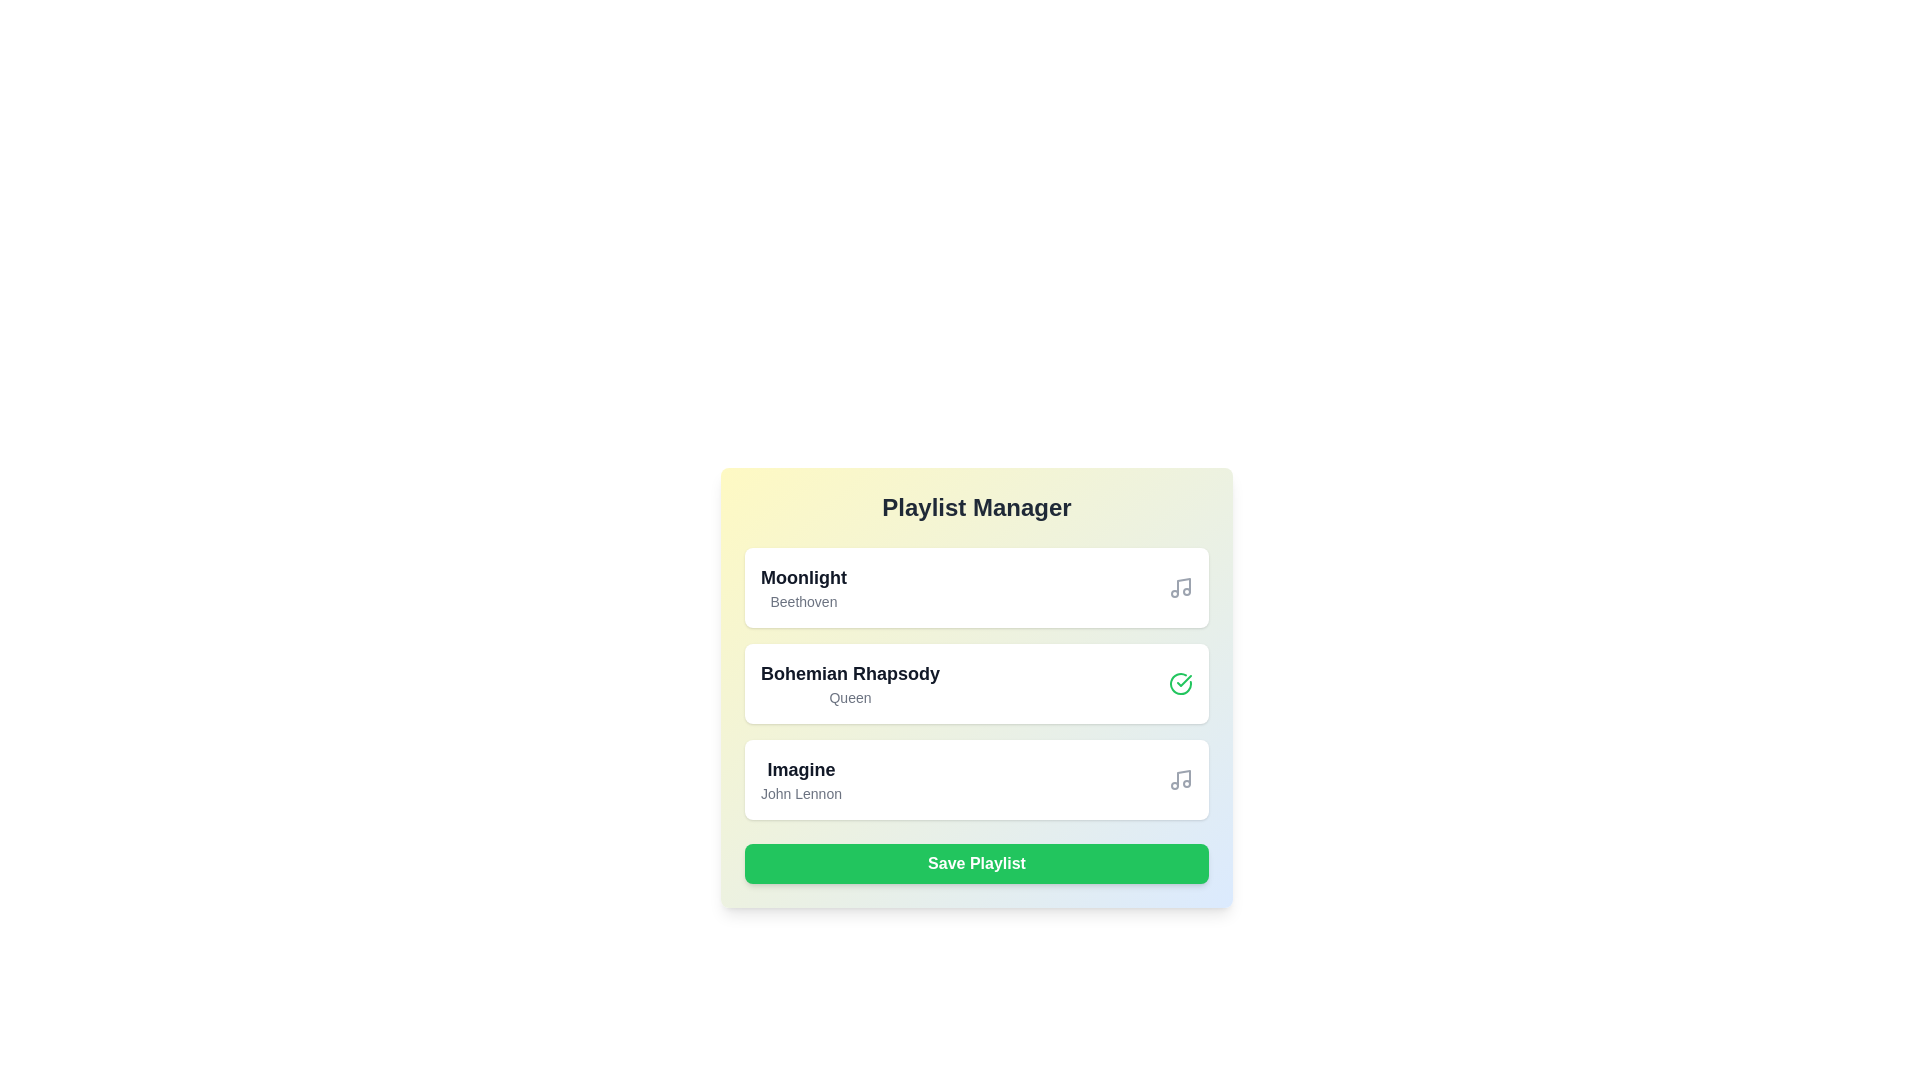  I want to click on the song titled 'Bohemian Rhapsody' to inspect its details, so click(849, 682).